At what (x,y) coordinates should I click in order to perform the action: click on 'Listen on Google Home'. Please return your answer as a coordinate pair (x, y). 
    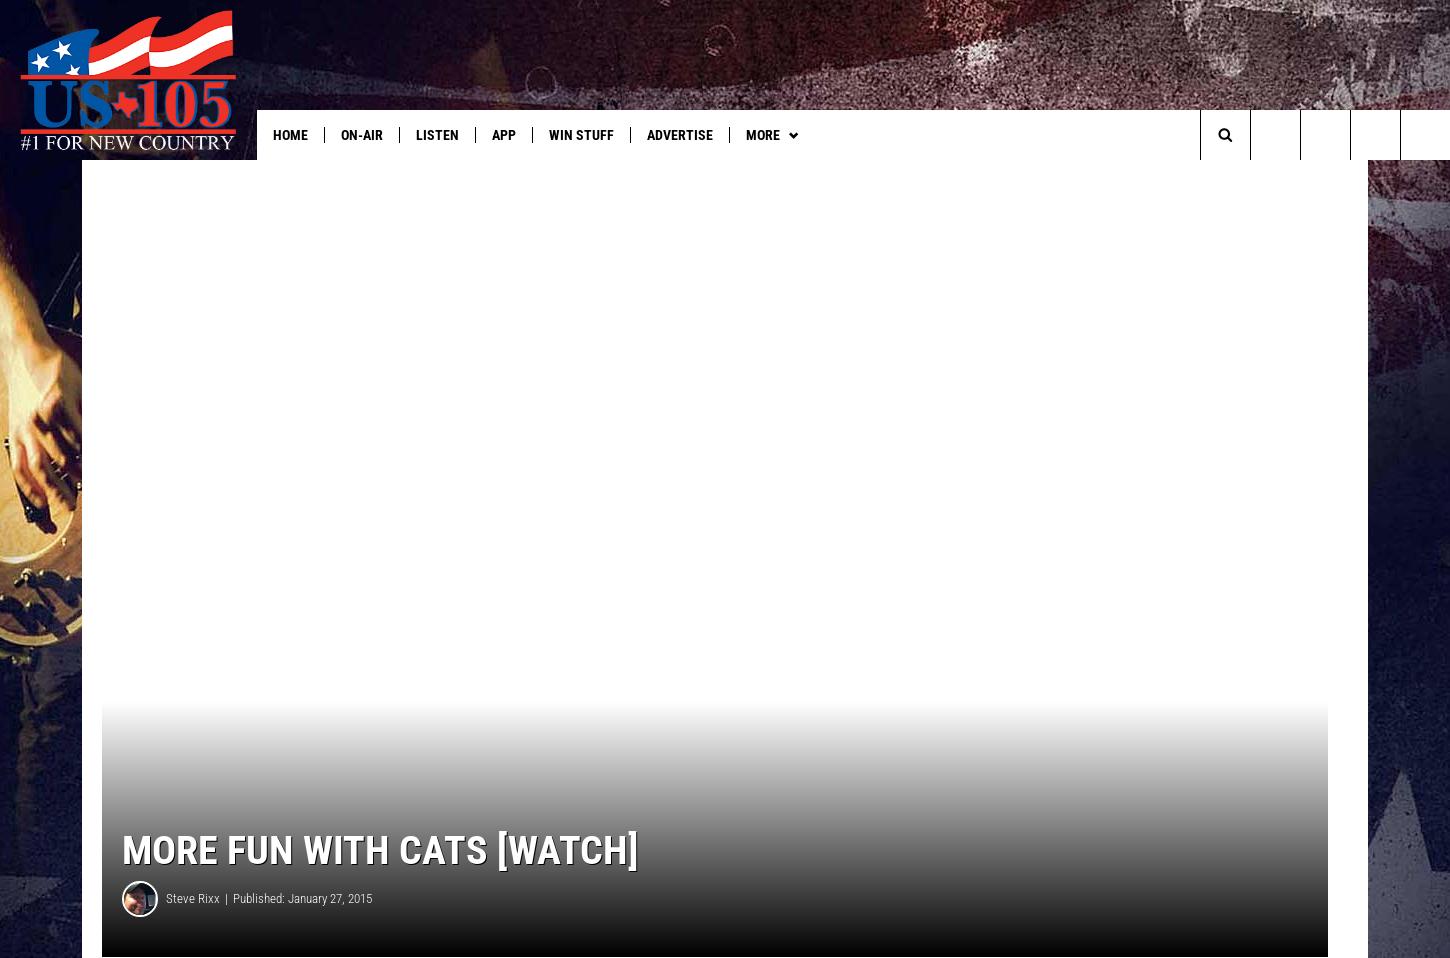
    Looking at the image, I should click on (1099, 174).